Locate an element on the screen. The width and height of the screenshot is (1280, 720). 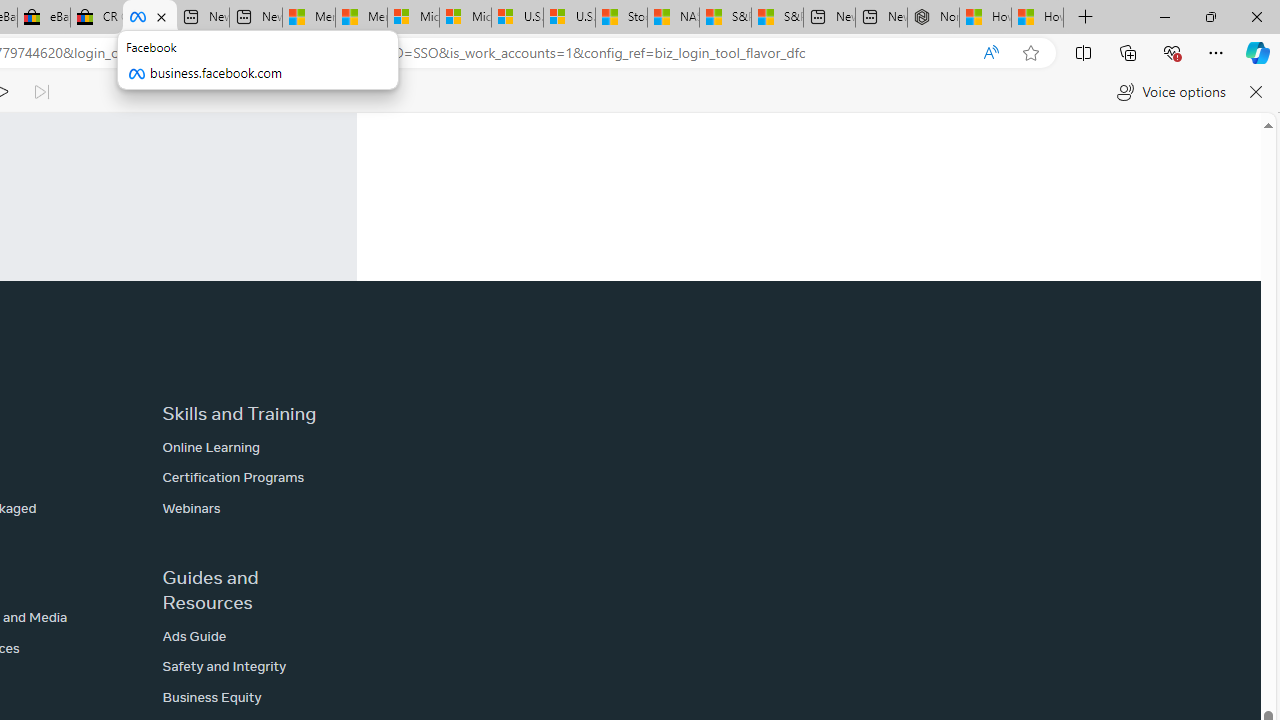
'Webinars' is located at coordinates (192, 506).